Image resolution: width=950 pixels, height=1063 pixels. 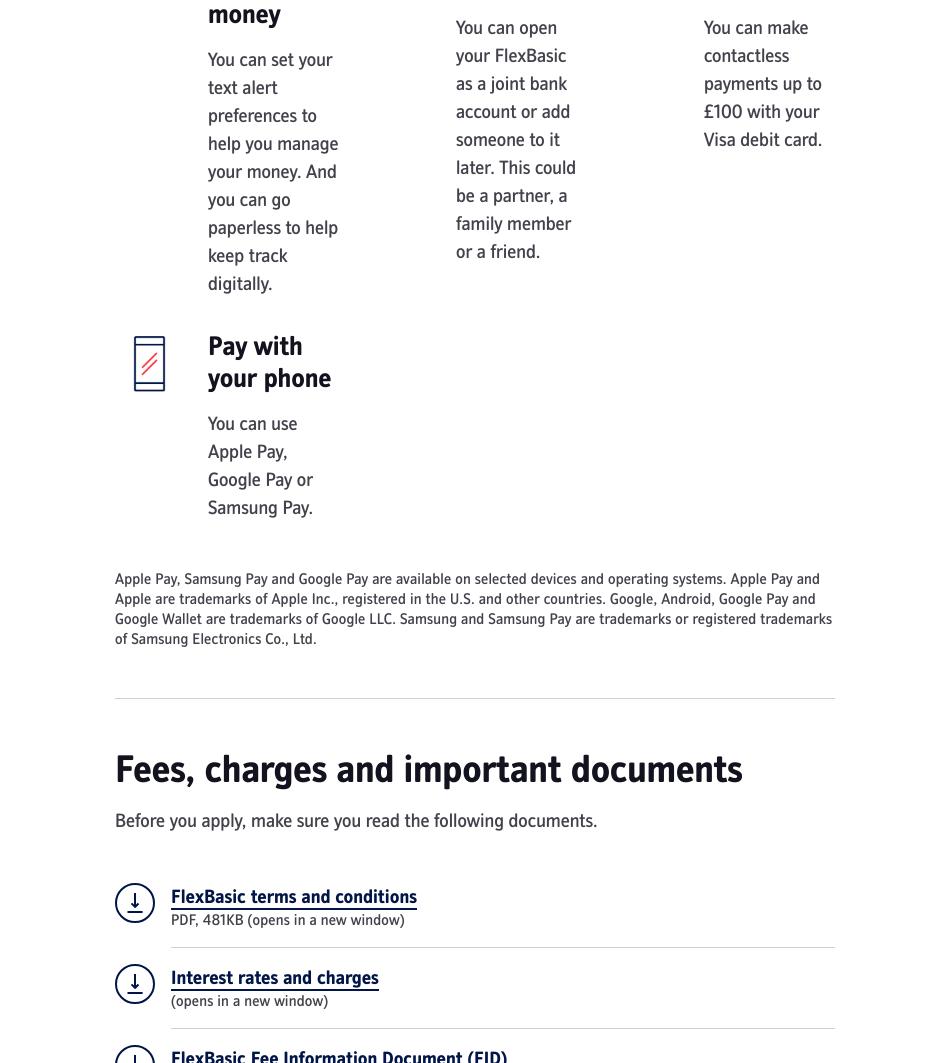 What do you see at coordinates (207, 466) in the screenshot?
I see `'You can use Apple Pay, Google Pay or Samsung Pay.'` at bounding box center [207, 466].